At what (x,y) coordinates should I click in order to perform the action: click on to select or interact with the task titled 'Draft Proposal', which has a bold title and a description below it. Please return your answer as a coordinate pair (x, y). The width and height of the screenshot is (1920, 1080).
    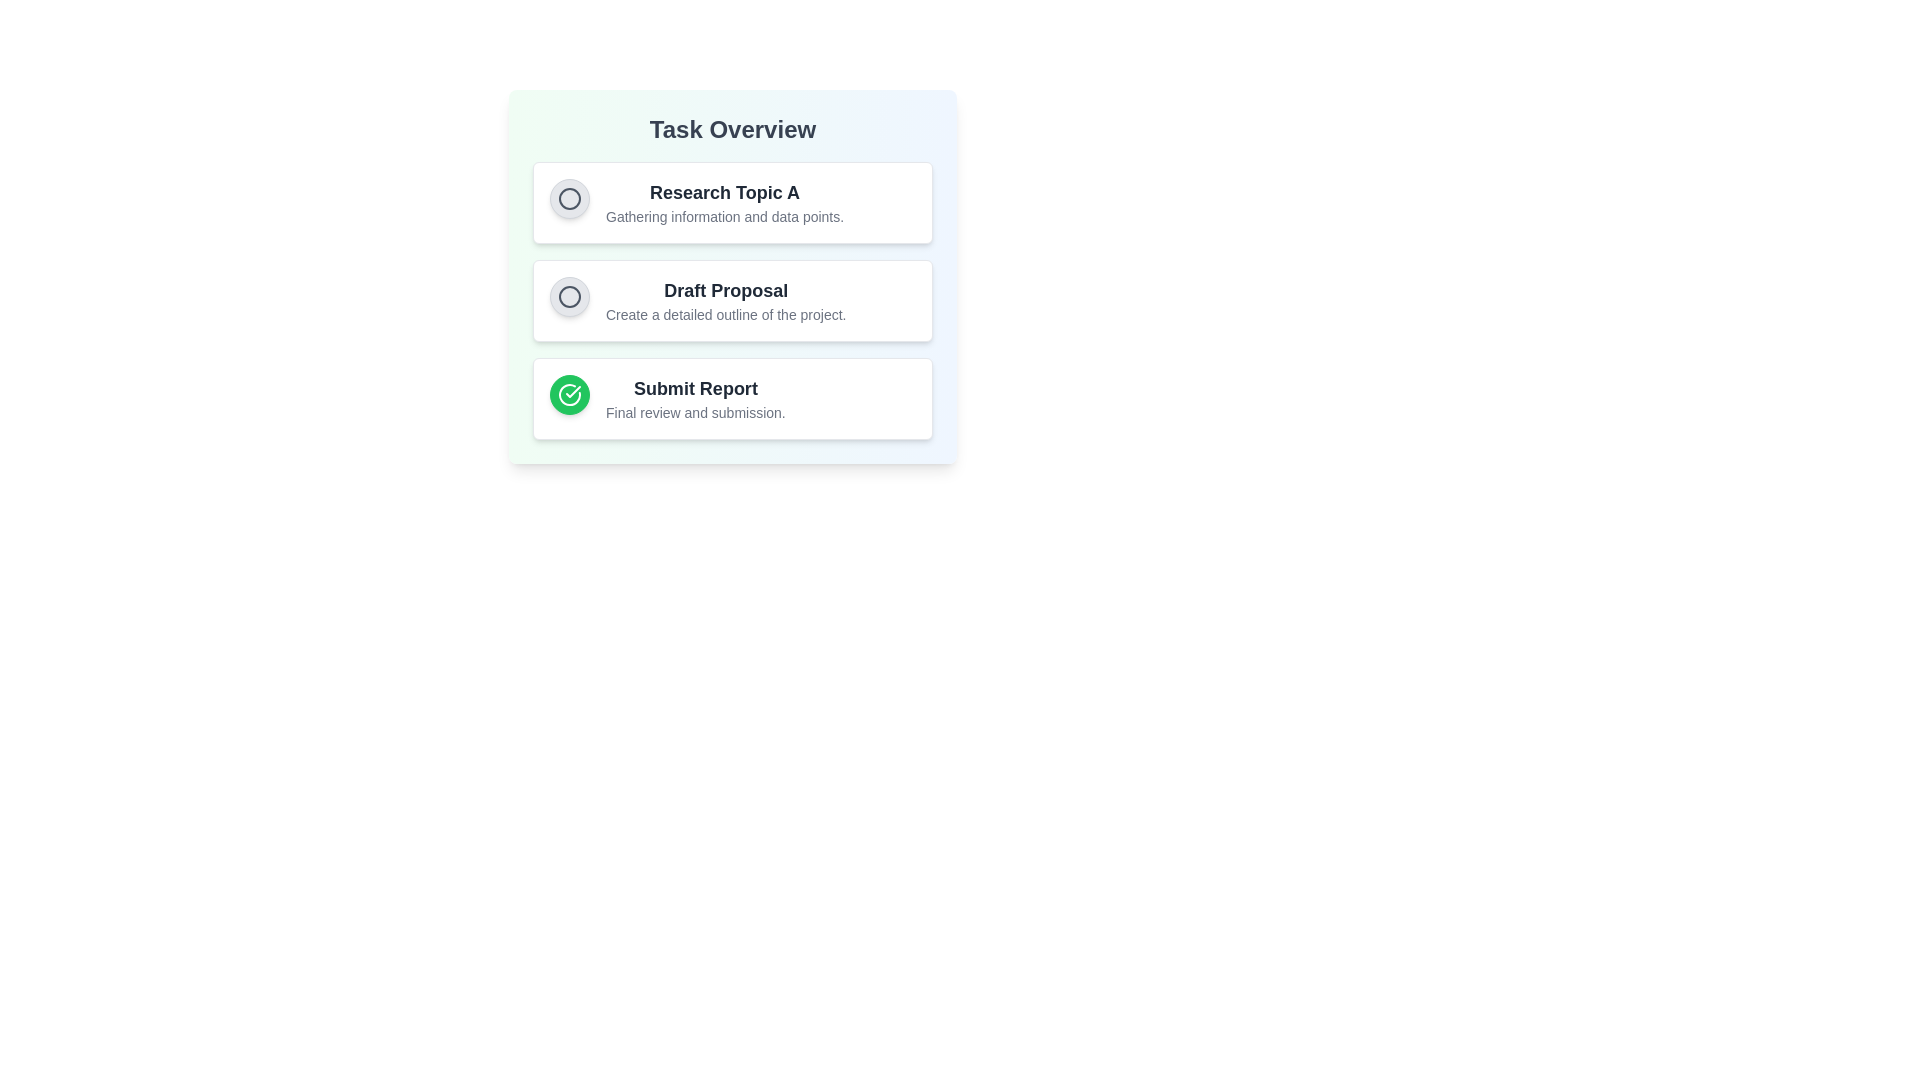
    Looking at the image, I should click on (725, 300).